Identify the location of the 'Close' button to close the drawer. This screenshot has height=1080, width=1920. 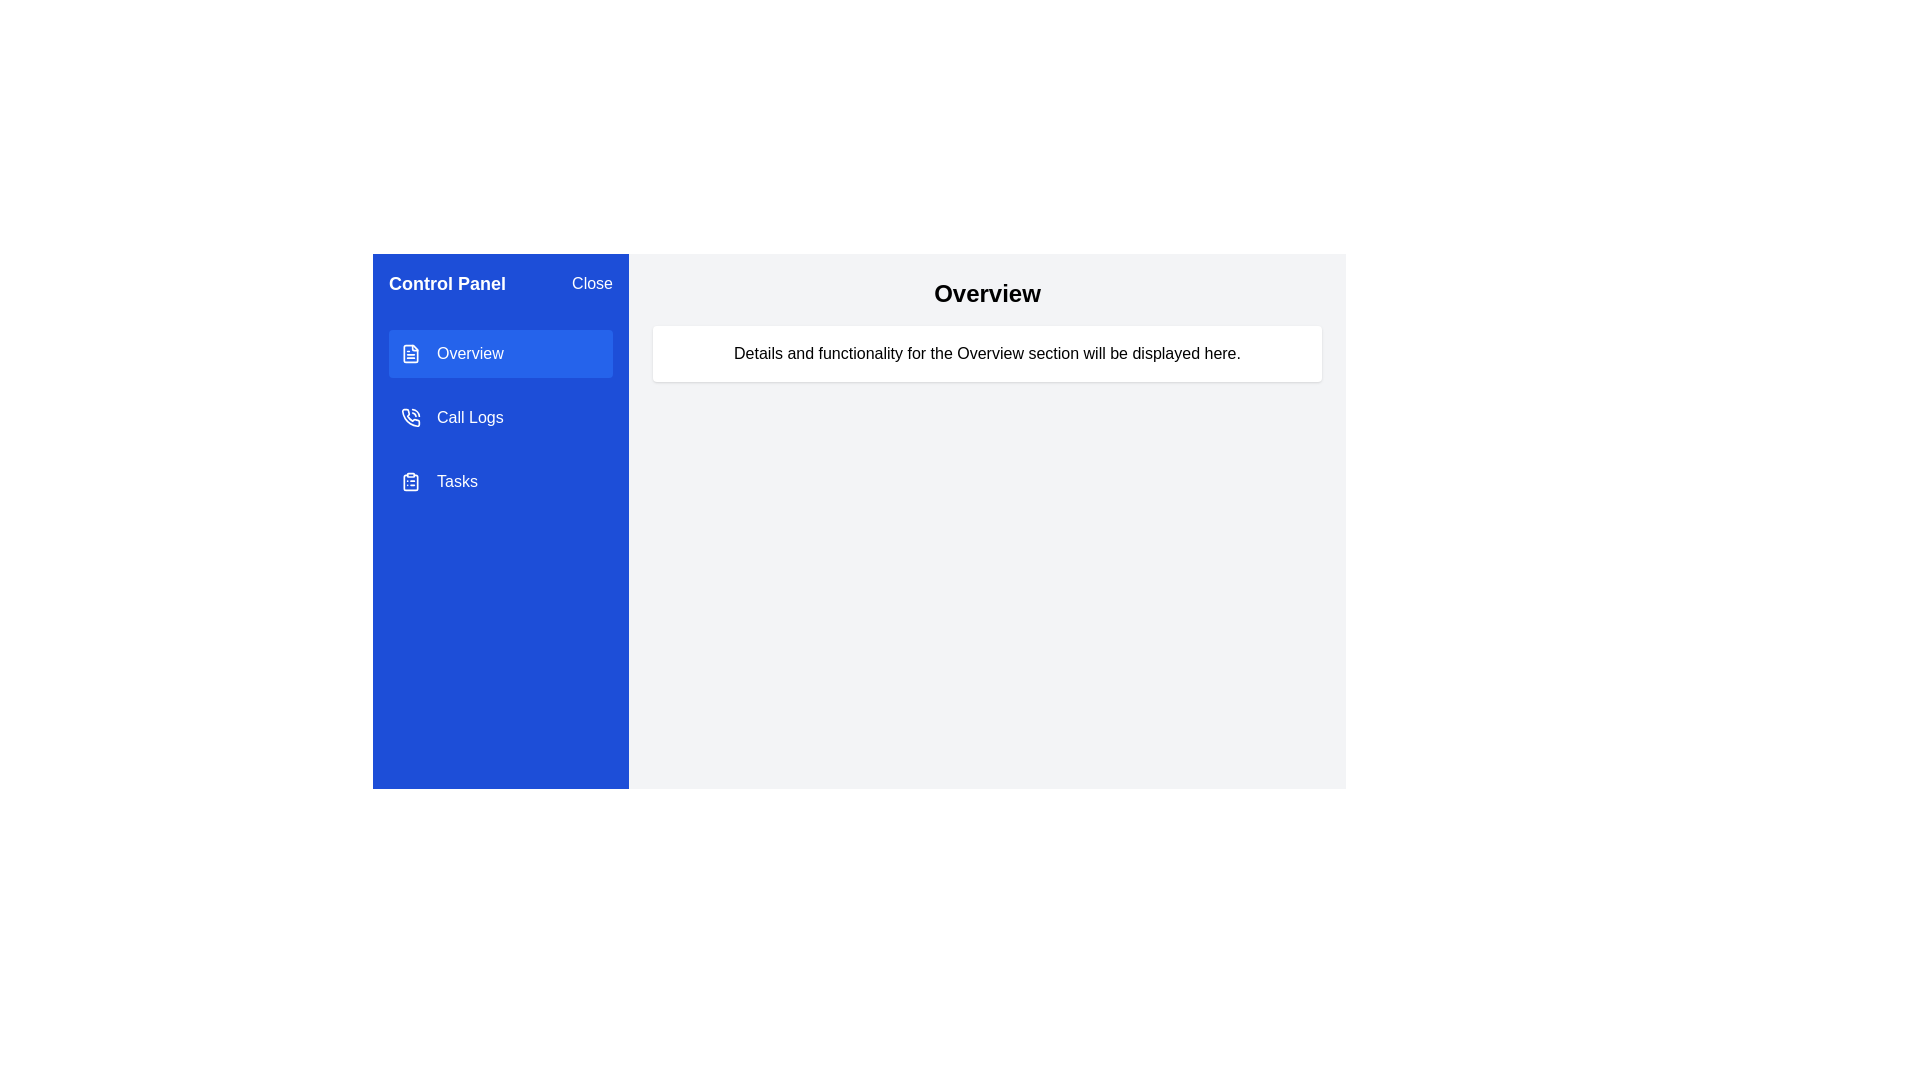
(590, 284).